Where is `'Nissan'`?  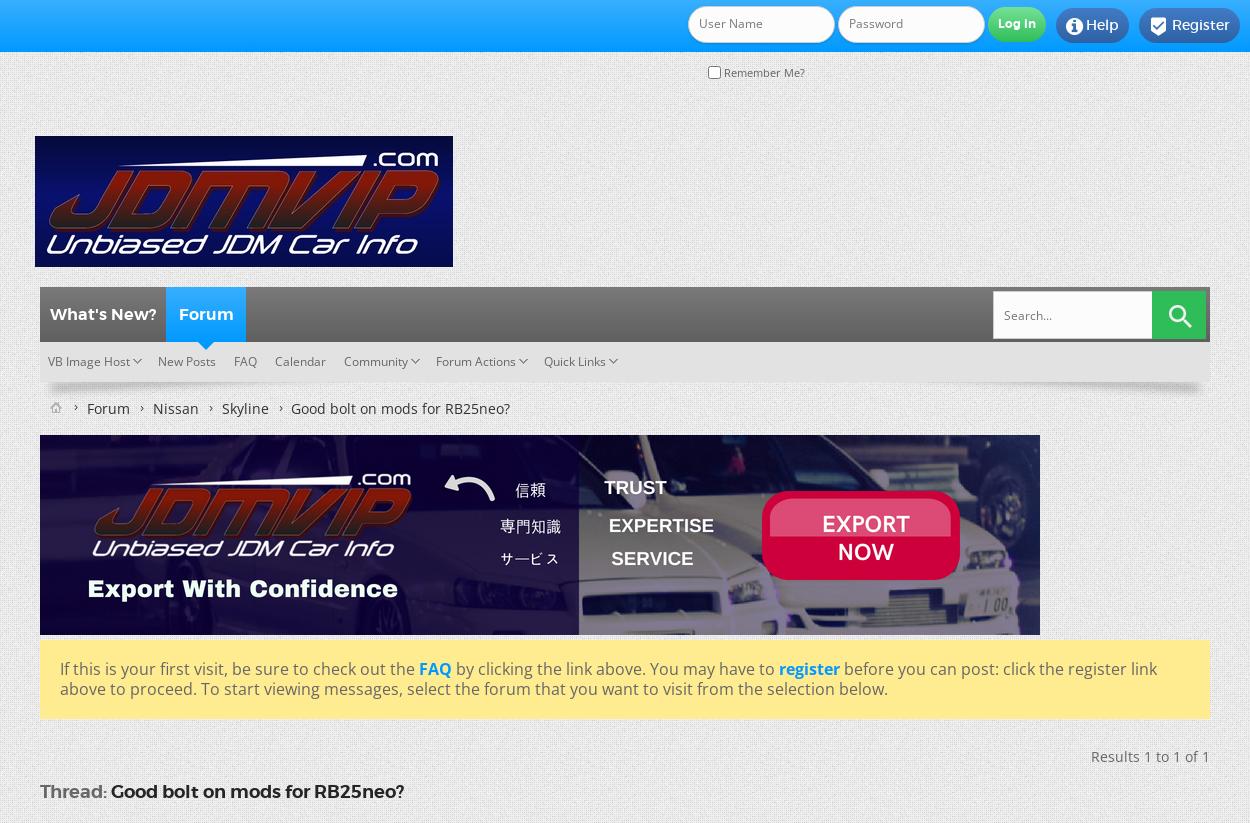
'Nissan' is located at coordinates (176, 406).